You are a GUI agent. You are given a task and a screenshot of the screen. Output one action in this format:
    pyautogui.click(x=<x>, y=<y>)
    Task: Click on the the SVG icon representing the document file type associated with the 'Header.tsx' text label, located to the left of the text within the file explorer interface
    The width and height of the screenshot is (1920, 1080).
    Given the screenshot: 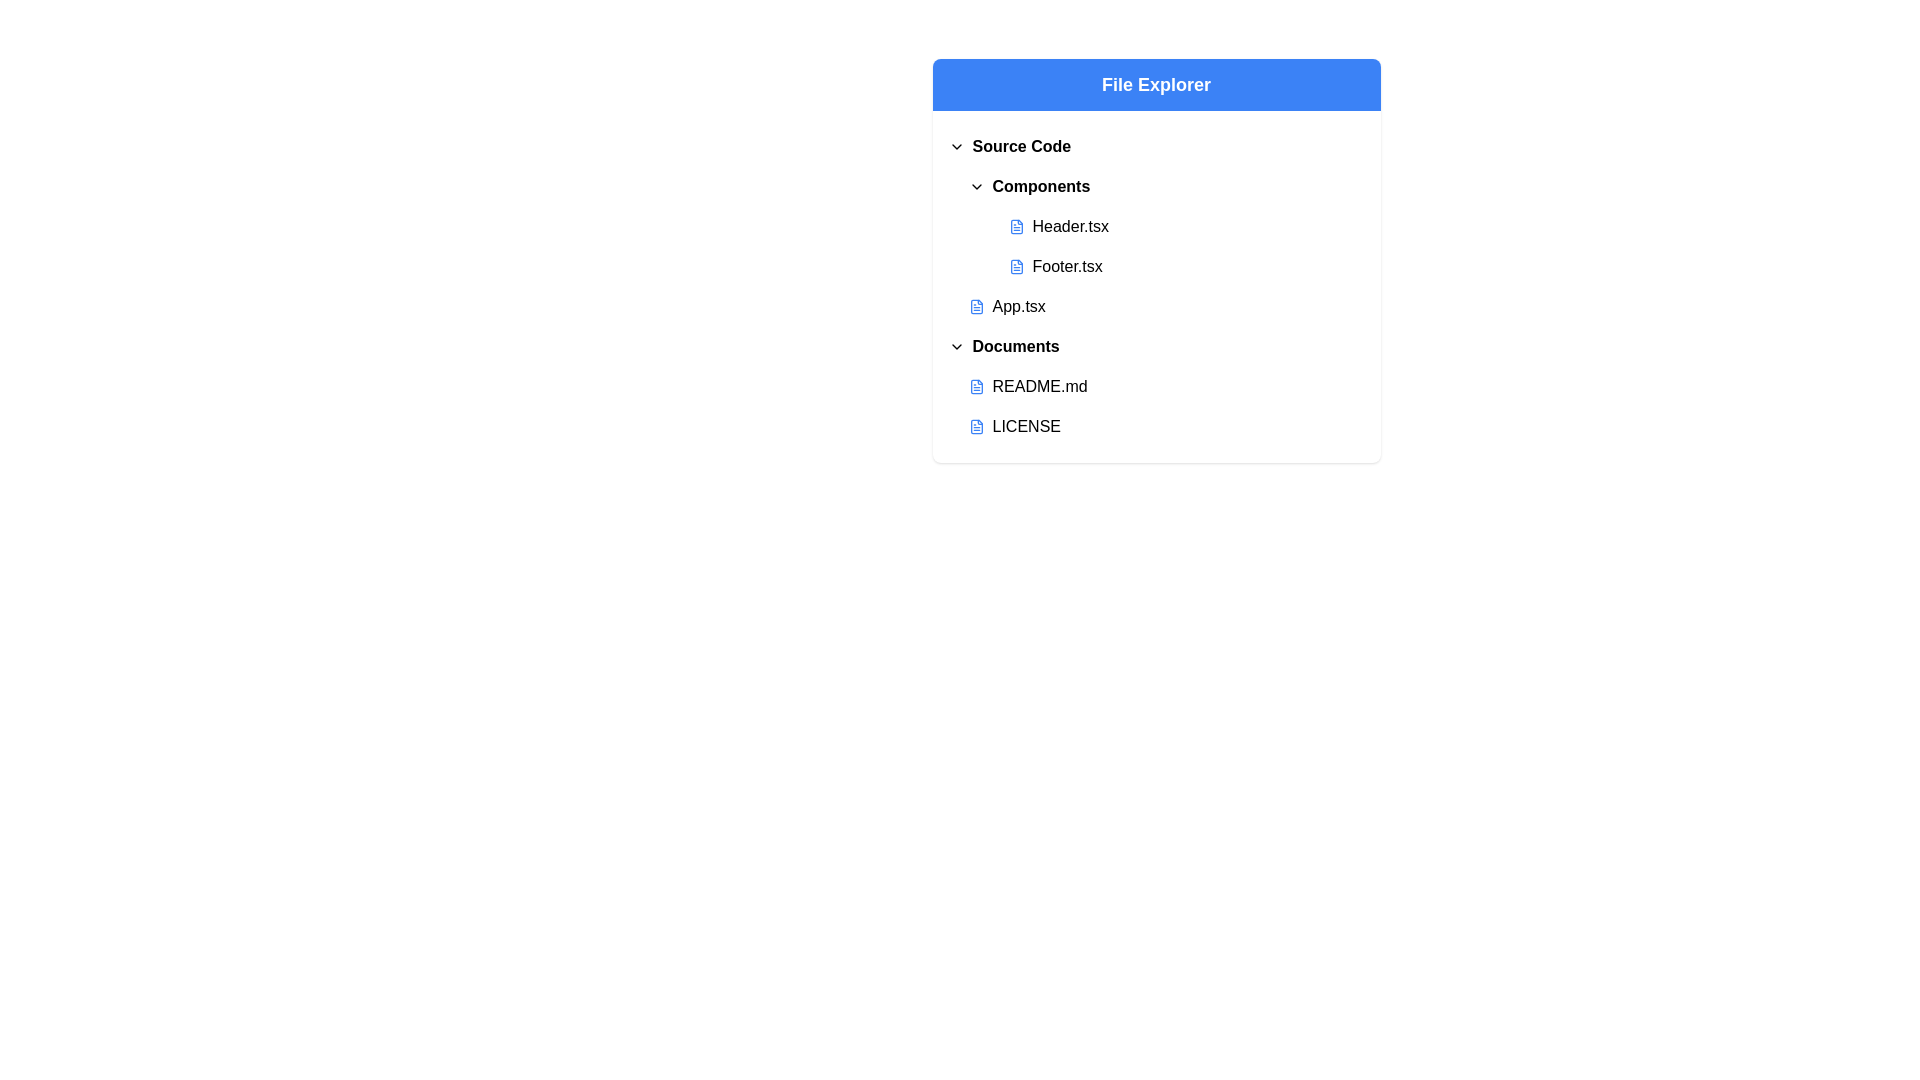 What is the action you would take?
    pyautogui.click(x=1016, y=226)
    